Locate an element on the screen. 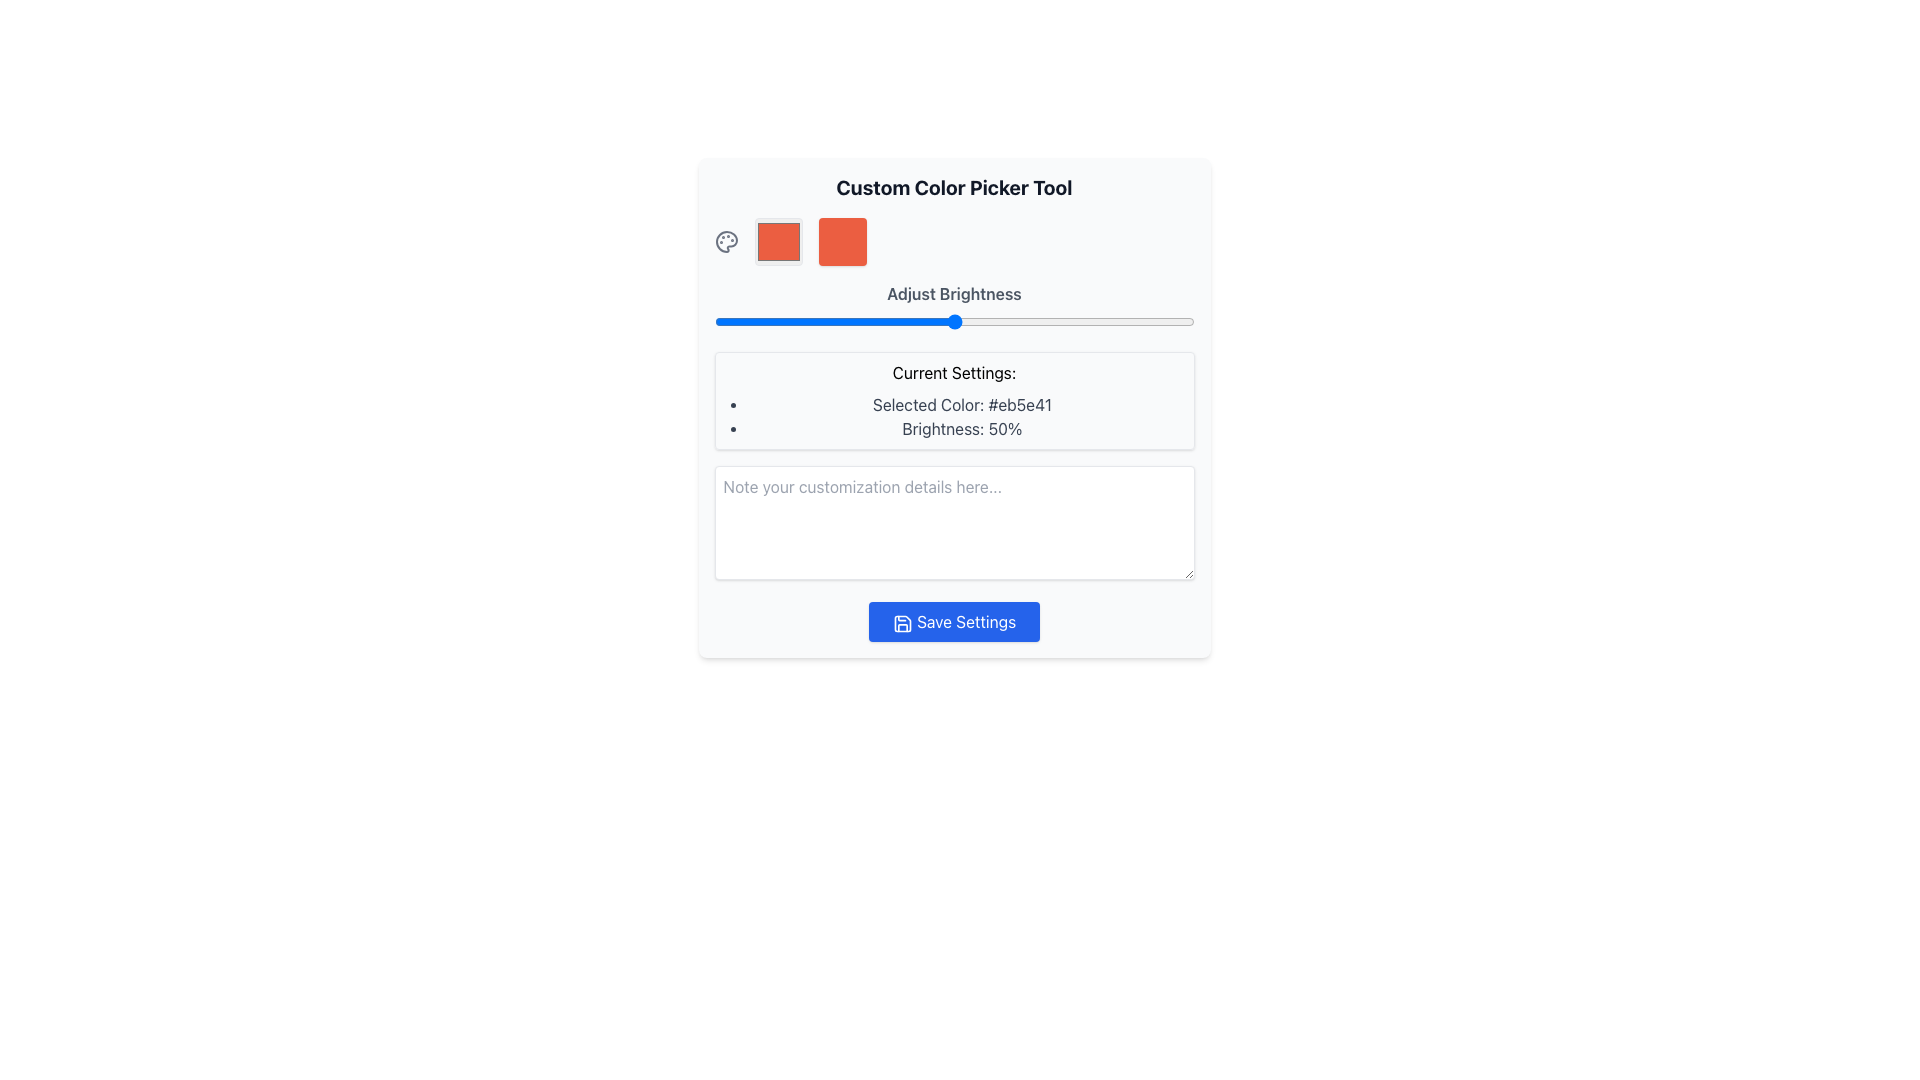 The image size is (1920, 1080). brightness is located at coordinates (1170, 320).